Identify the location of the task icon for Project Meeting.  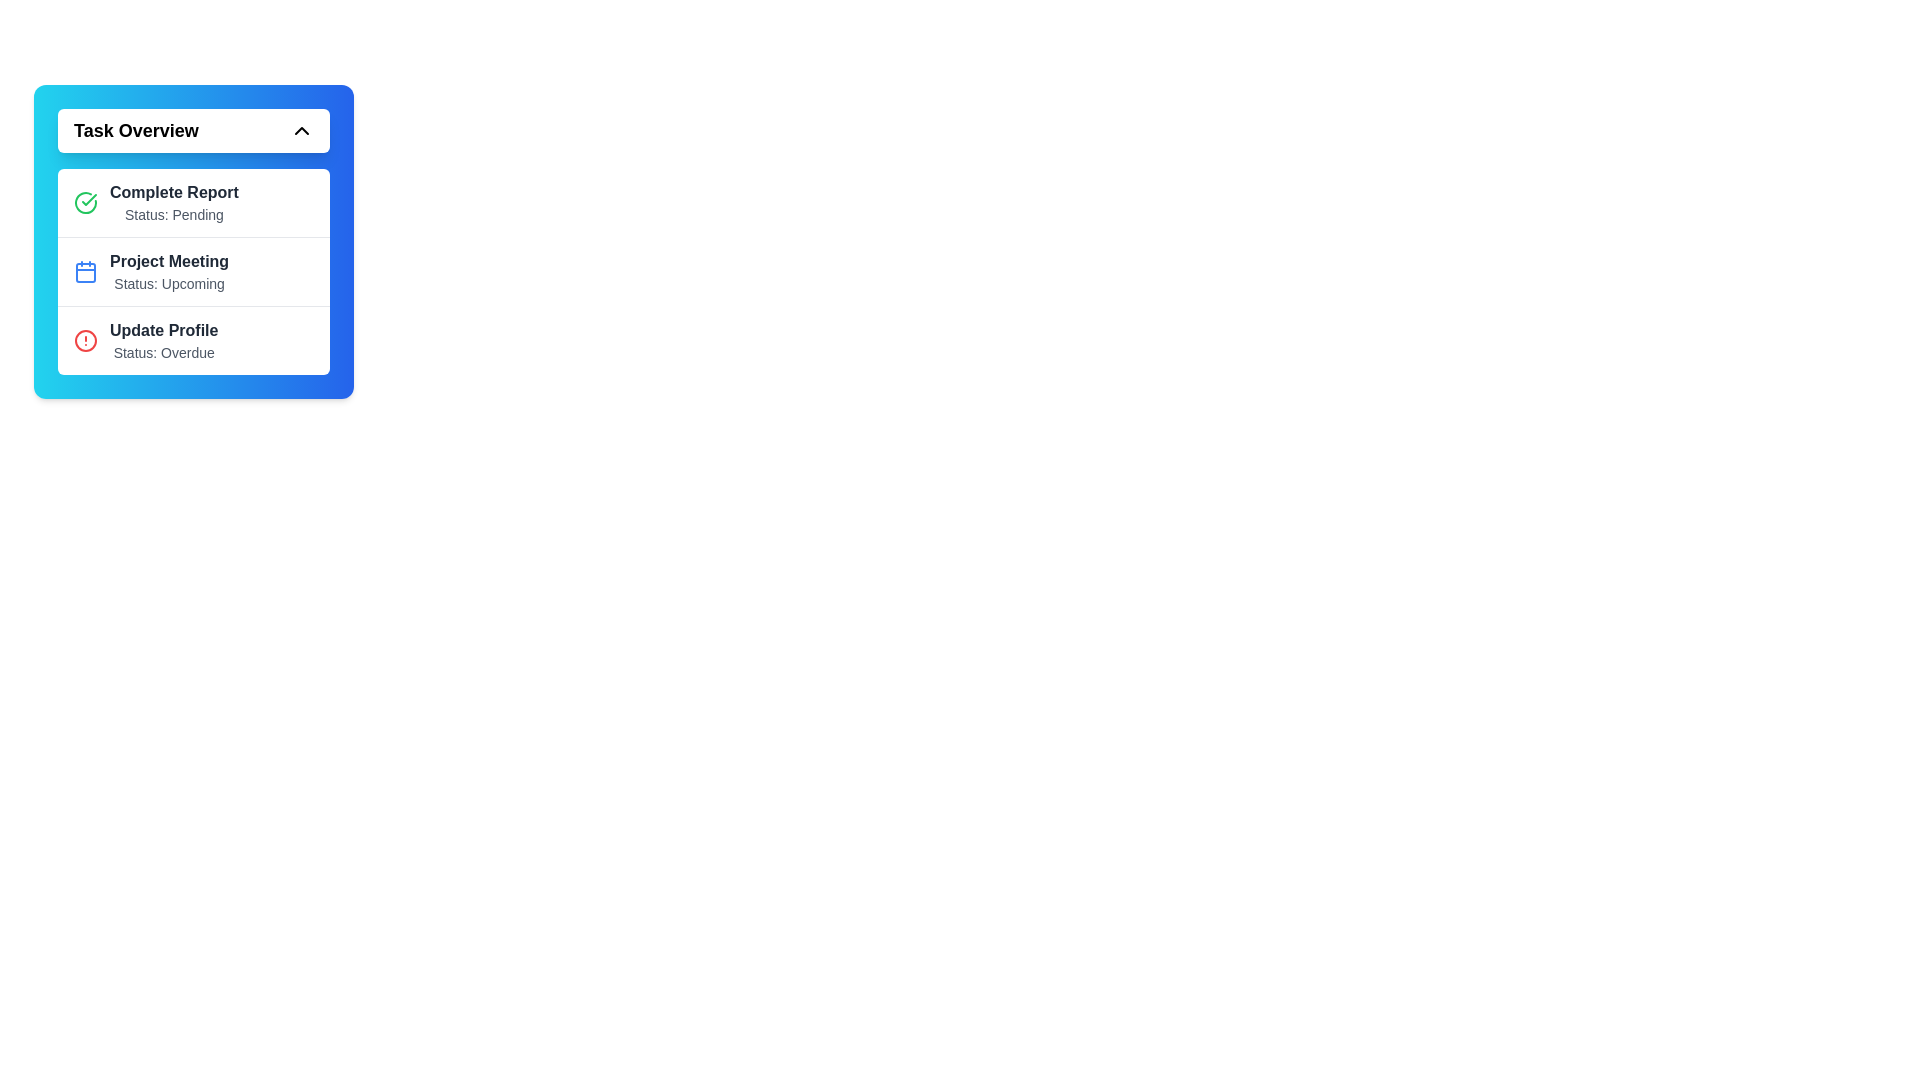
(85, 272).